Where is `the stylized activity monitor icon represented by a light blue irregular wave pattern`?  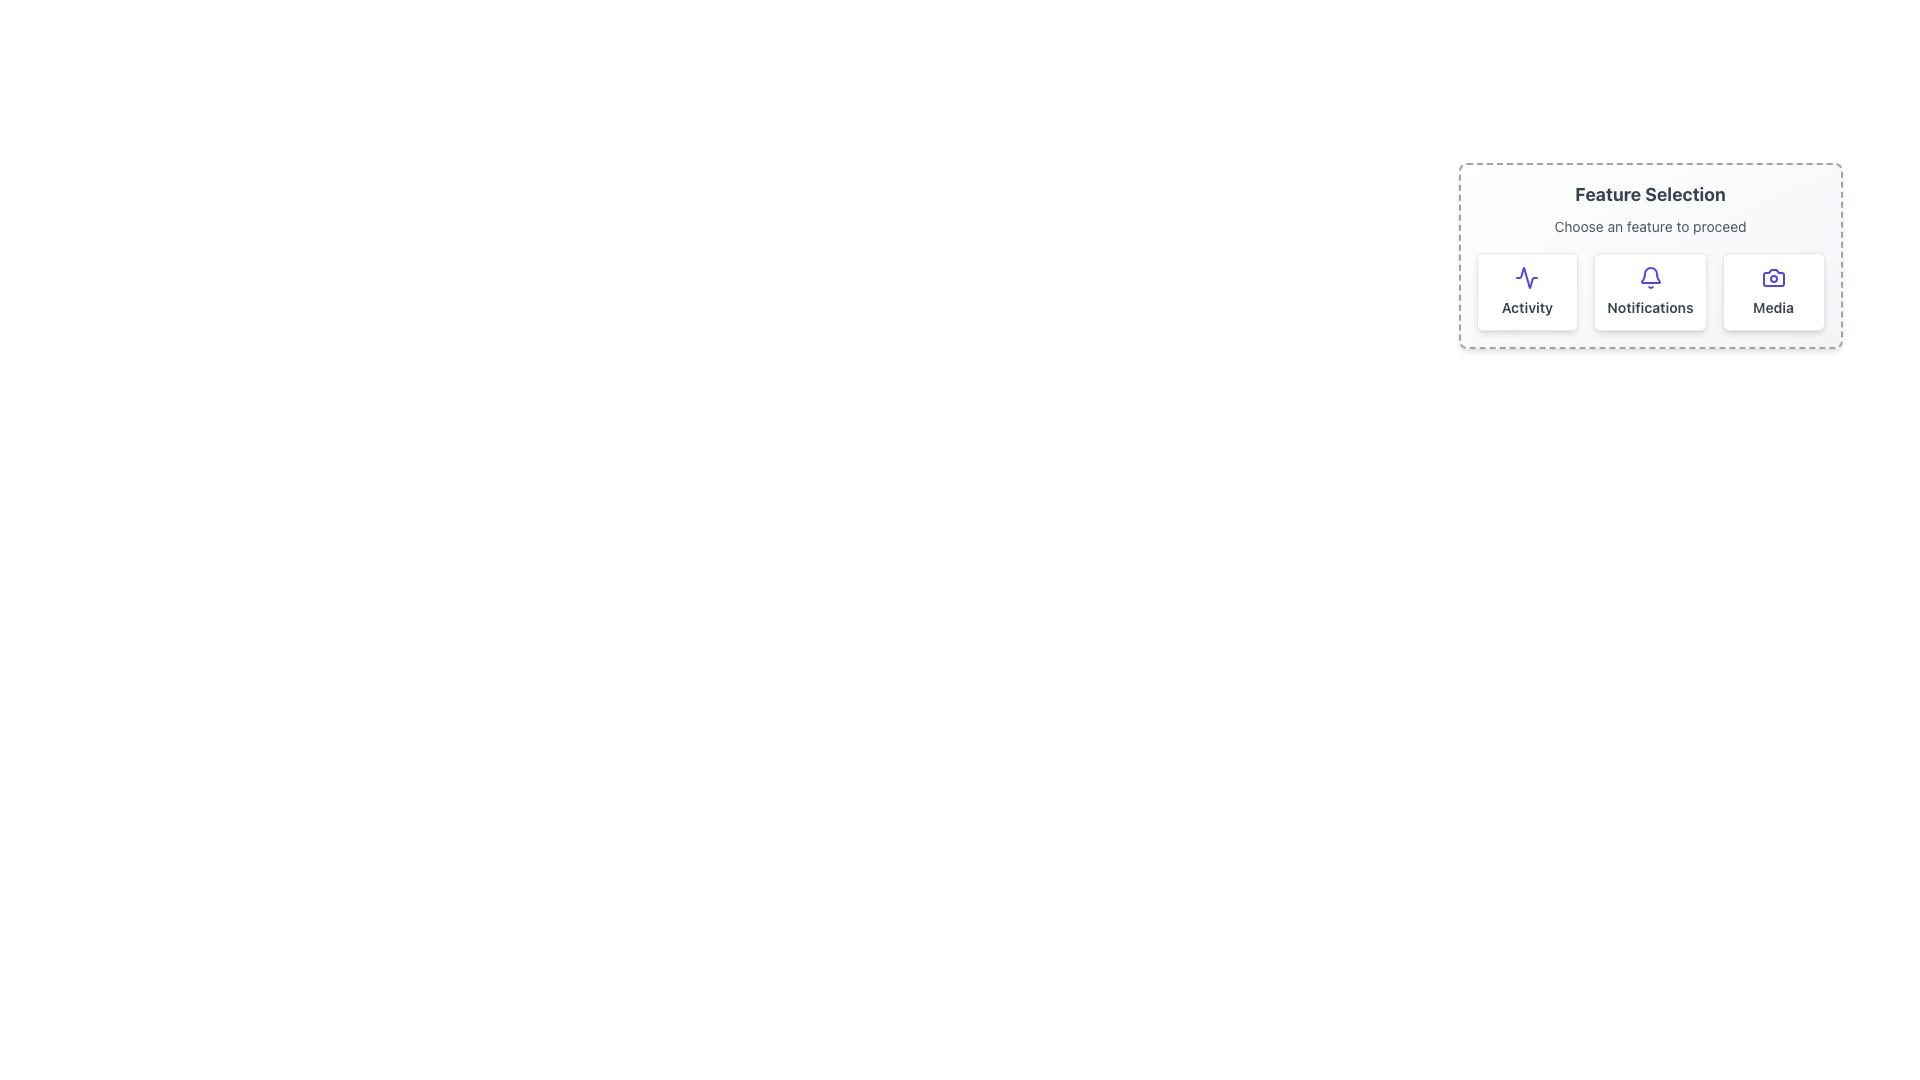 the stylized activity monitor icon represented by a light blue irregular wave pattern is located at coordinates (1526, 277).